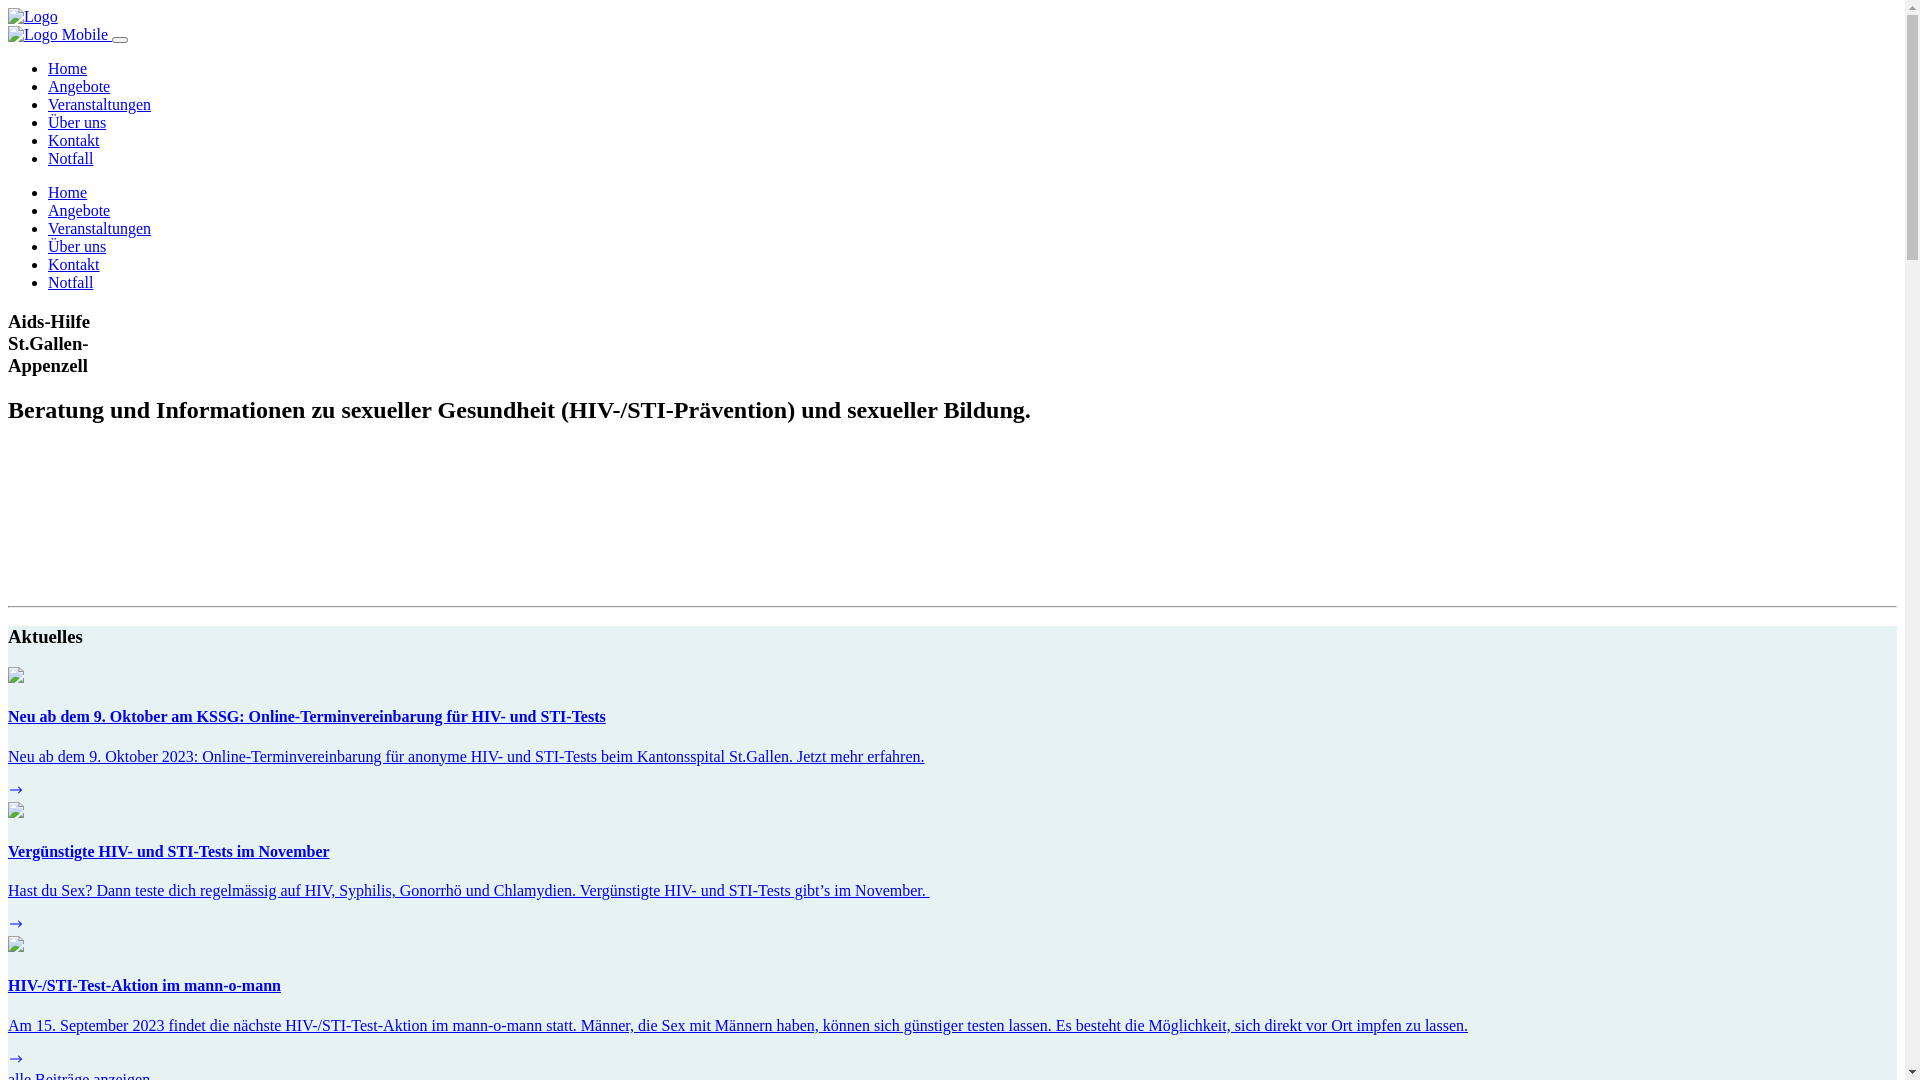 This screenshot has width=1920, height=1080. I want to click on 'Veranstaltungen', so click(98, 227).